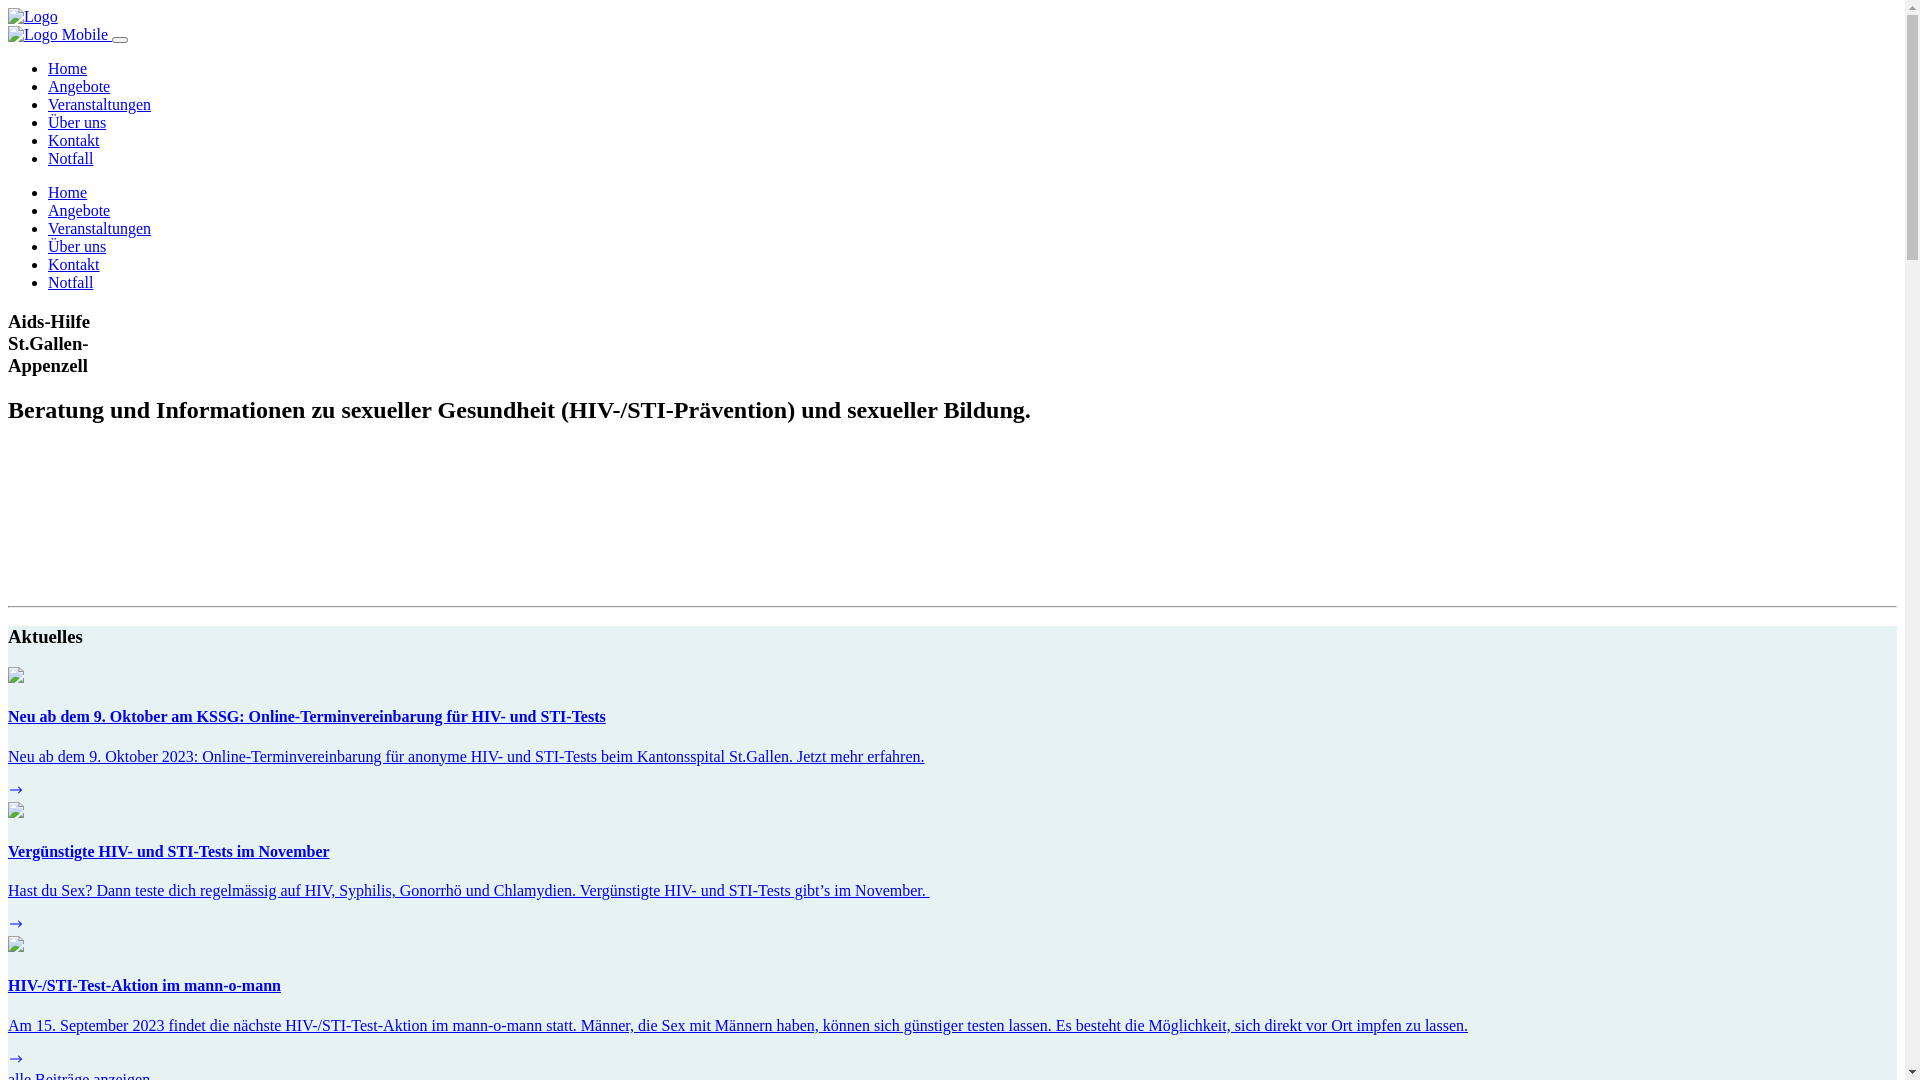 This screenshot has width=1920, height=1080. I want to click on 'Veranstaltungen', so click(98, 227).